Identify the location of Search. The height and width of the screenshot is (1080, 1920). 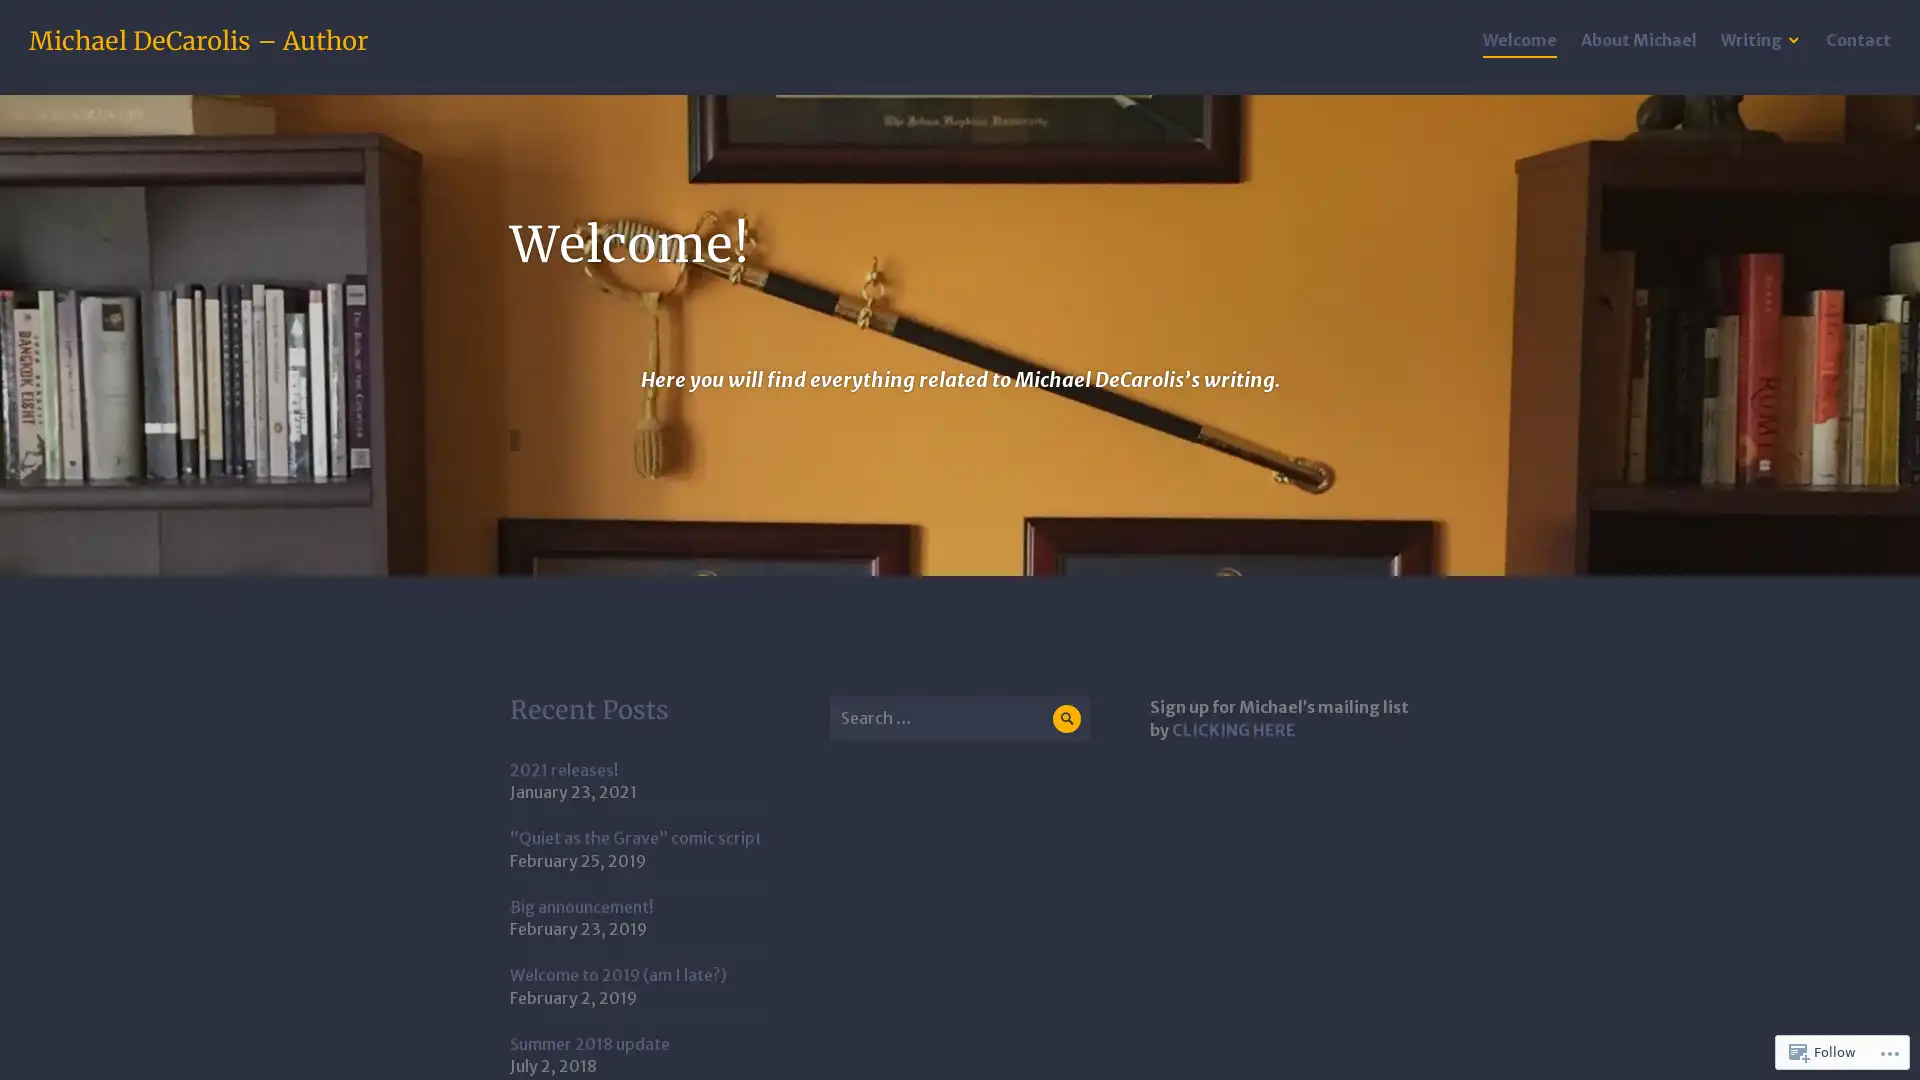
(1065, 717).